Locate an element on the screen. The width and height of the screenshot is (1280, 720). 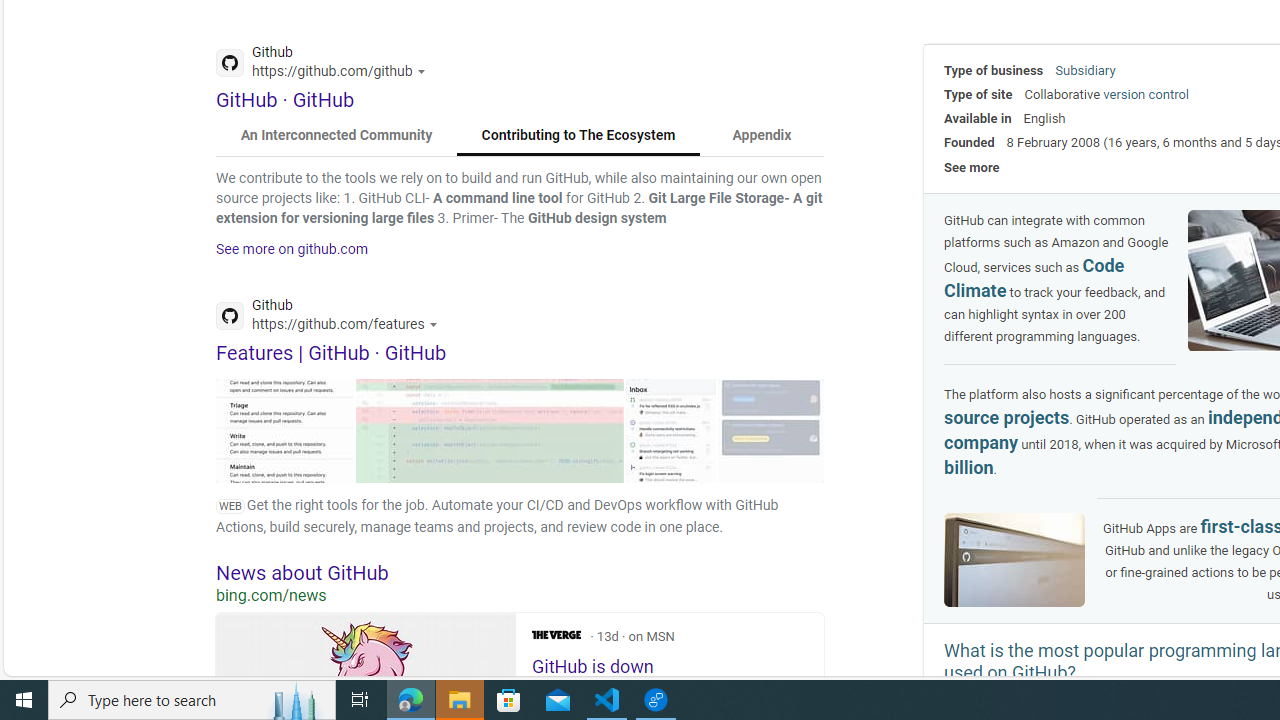
'Actions for this site' is located at coordinates (434, 324).